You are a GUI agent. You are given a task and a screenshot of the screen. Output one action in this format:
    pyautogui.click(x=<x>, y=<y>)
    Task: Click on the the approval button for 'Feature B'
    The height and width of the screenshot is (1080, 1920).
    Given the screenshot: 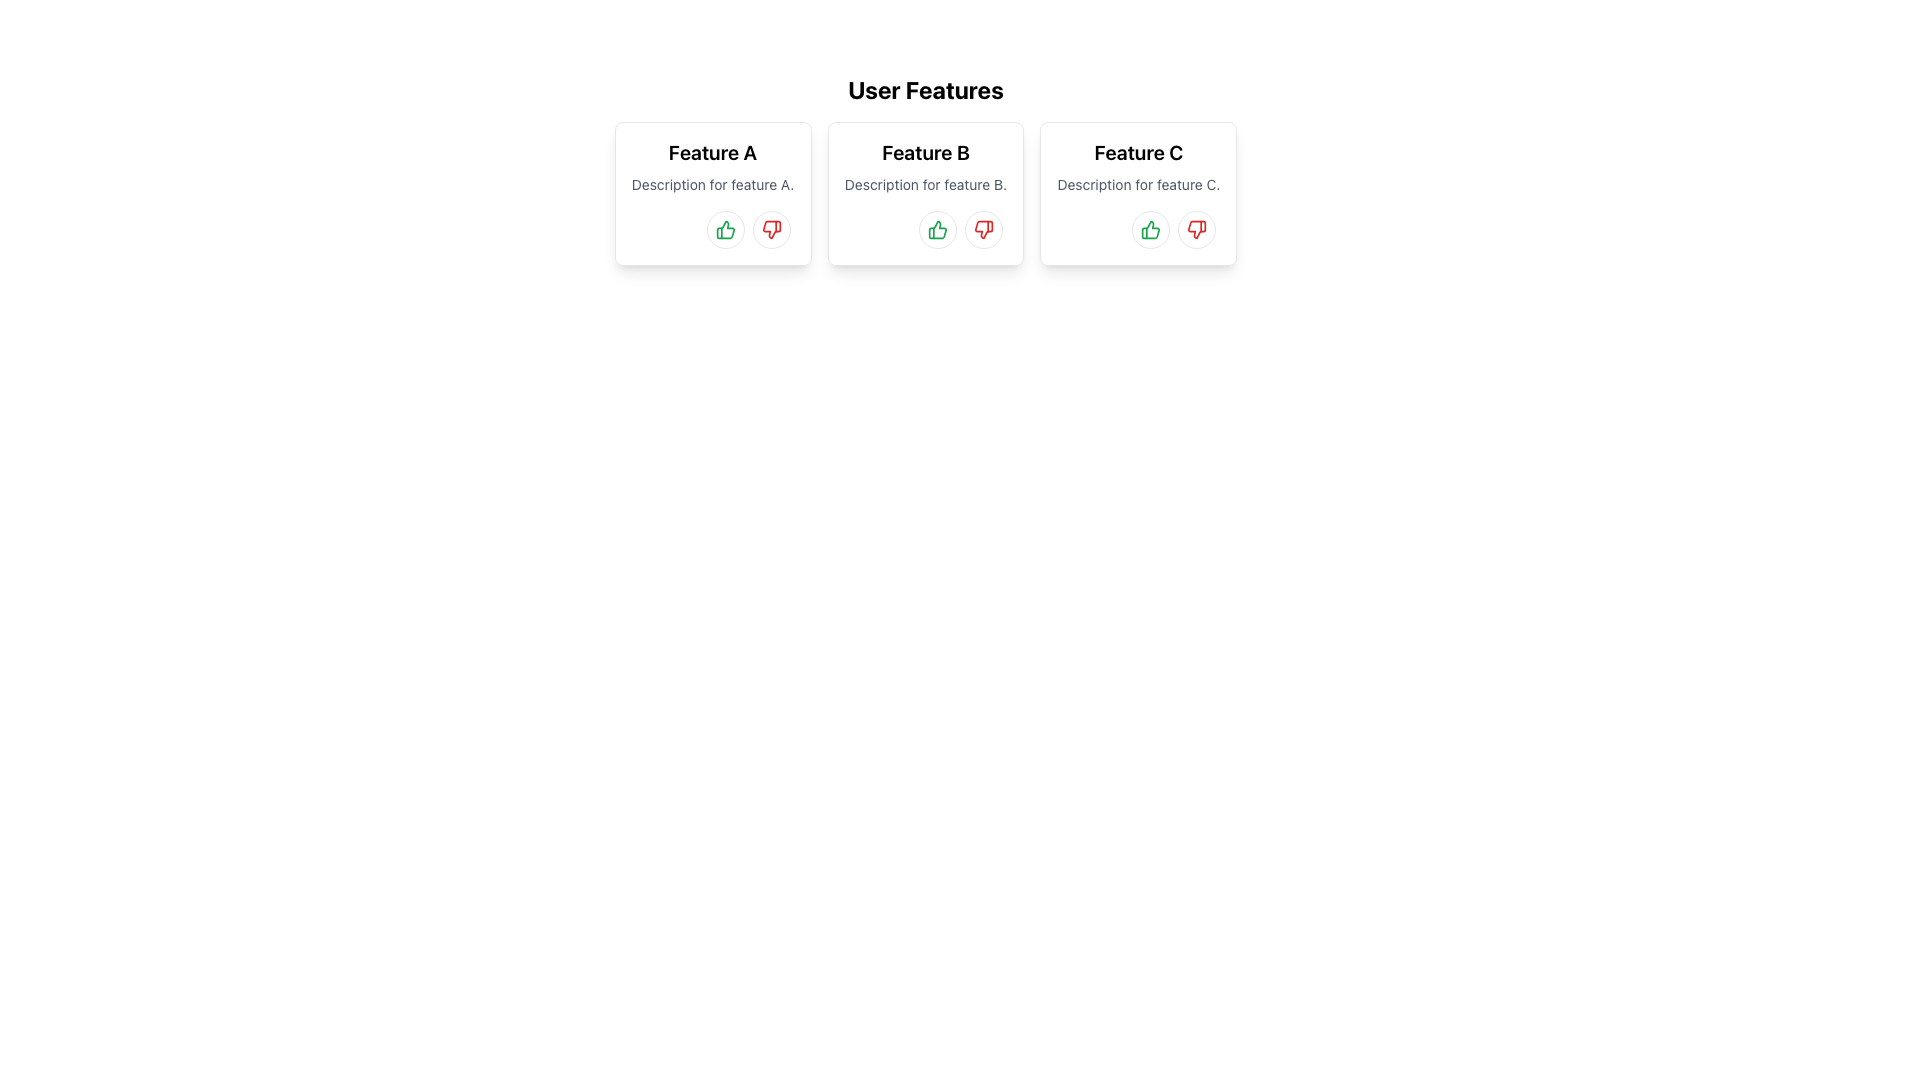 What is the action you would take?
    pyautogui.click(x=937, y=229)
    